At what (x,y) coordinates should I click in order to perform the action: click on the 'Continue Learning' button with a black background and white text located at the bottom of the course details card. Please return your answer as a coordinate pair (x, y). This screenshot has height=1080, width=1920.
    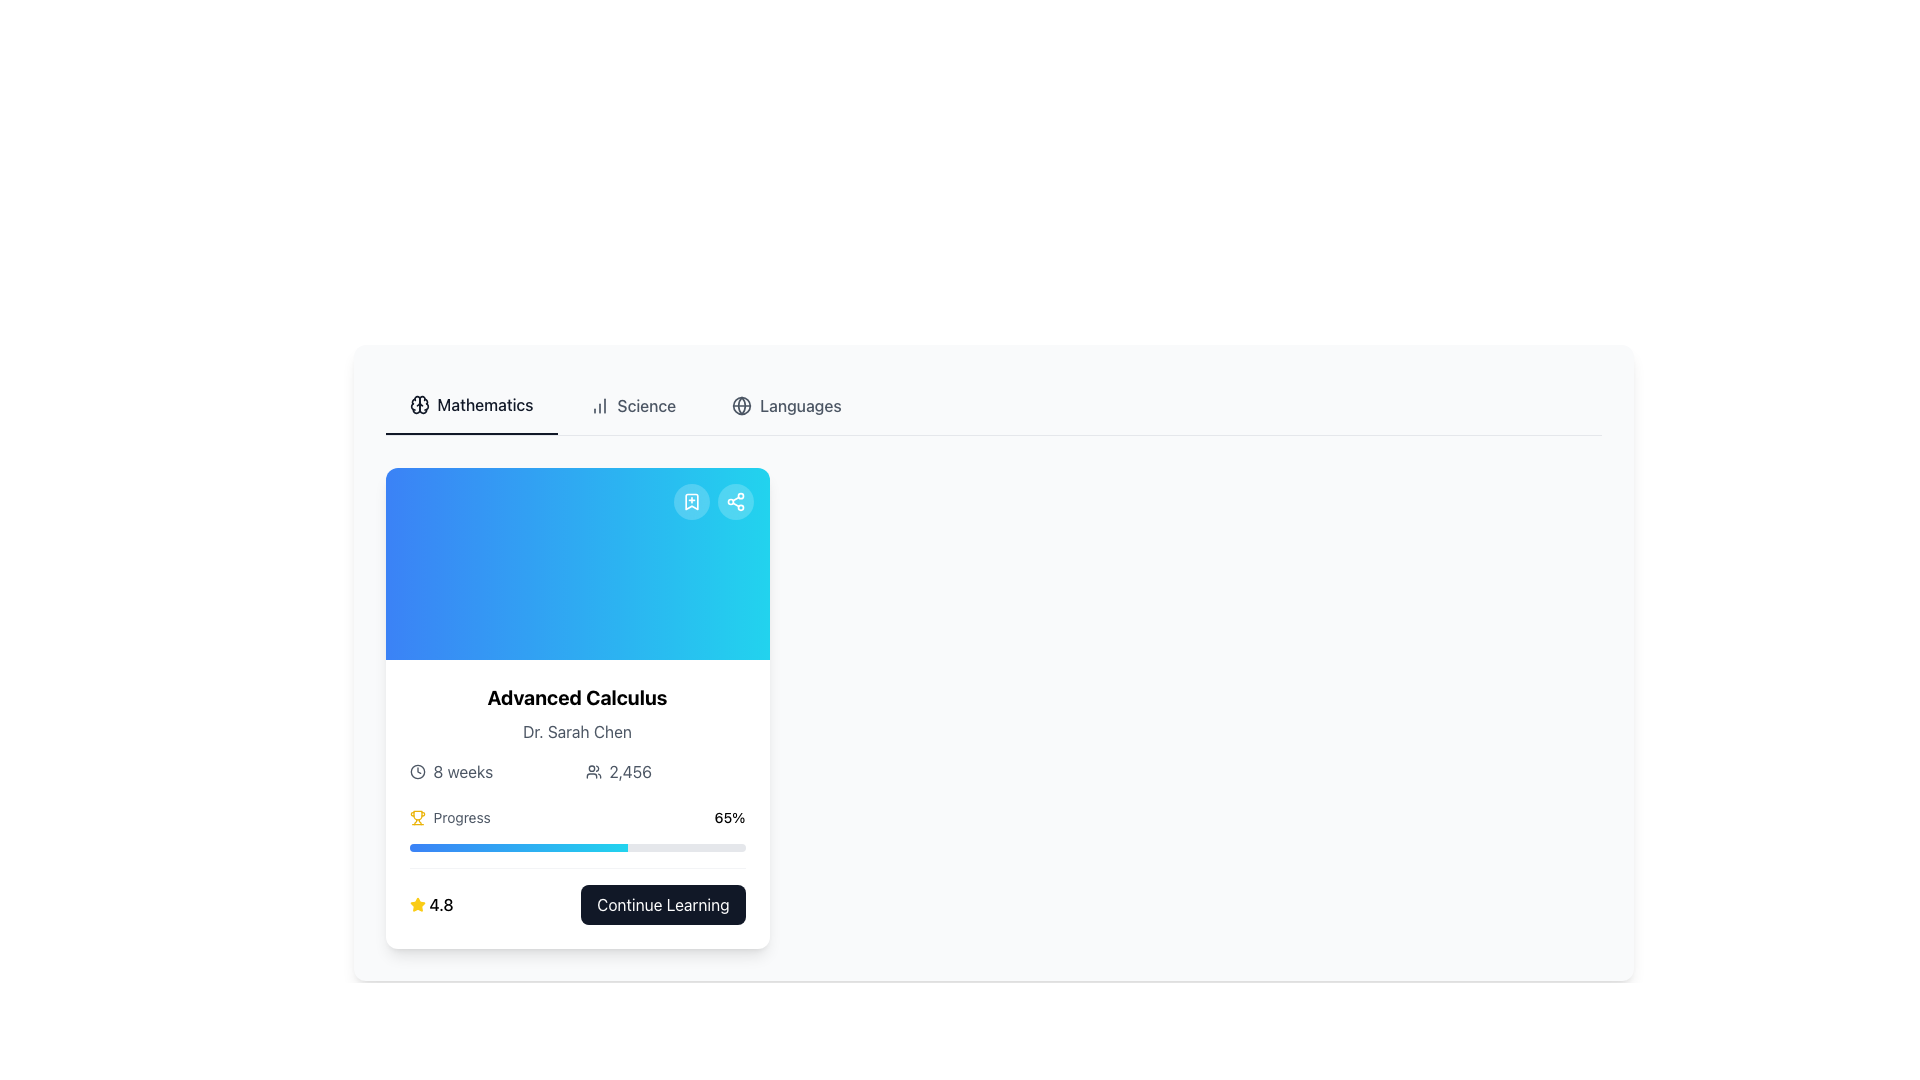
    Looking at the image, I should click on (576, 895).